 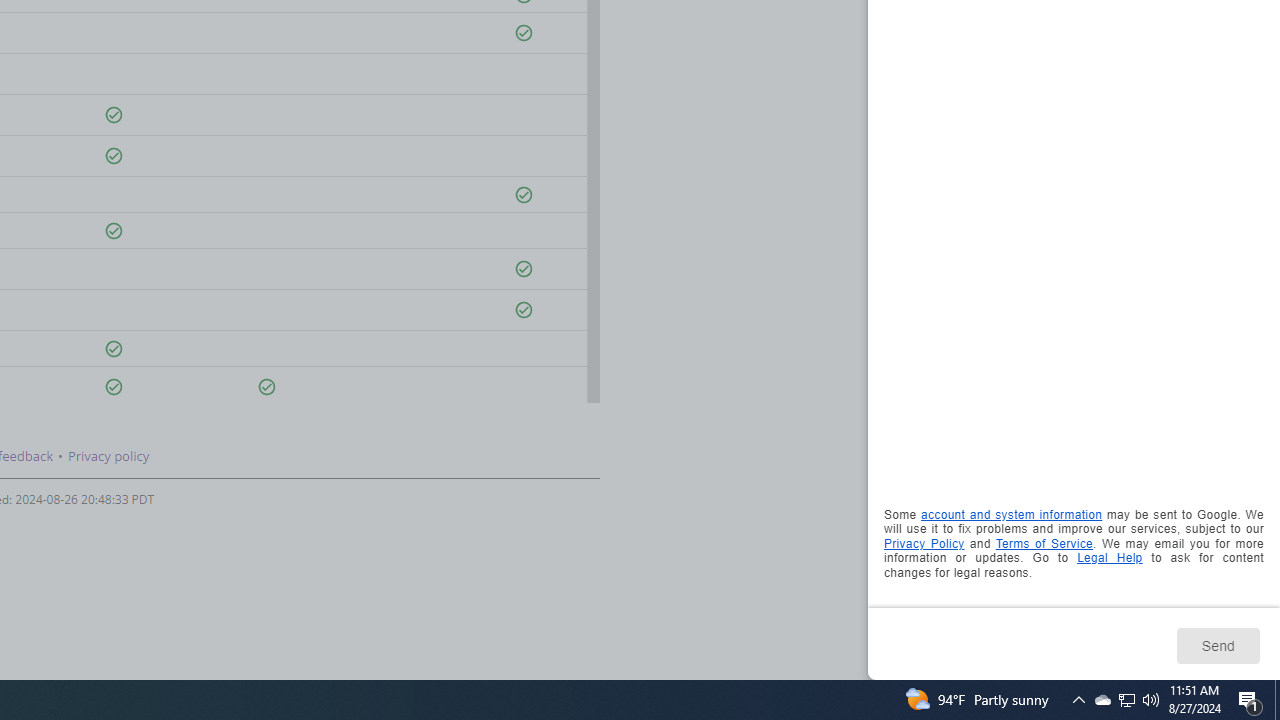 I want to click on 'Opens in a new tab. Privacy Policy', so click(x=923, y=543).